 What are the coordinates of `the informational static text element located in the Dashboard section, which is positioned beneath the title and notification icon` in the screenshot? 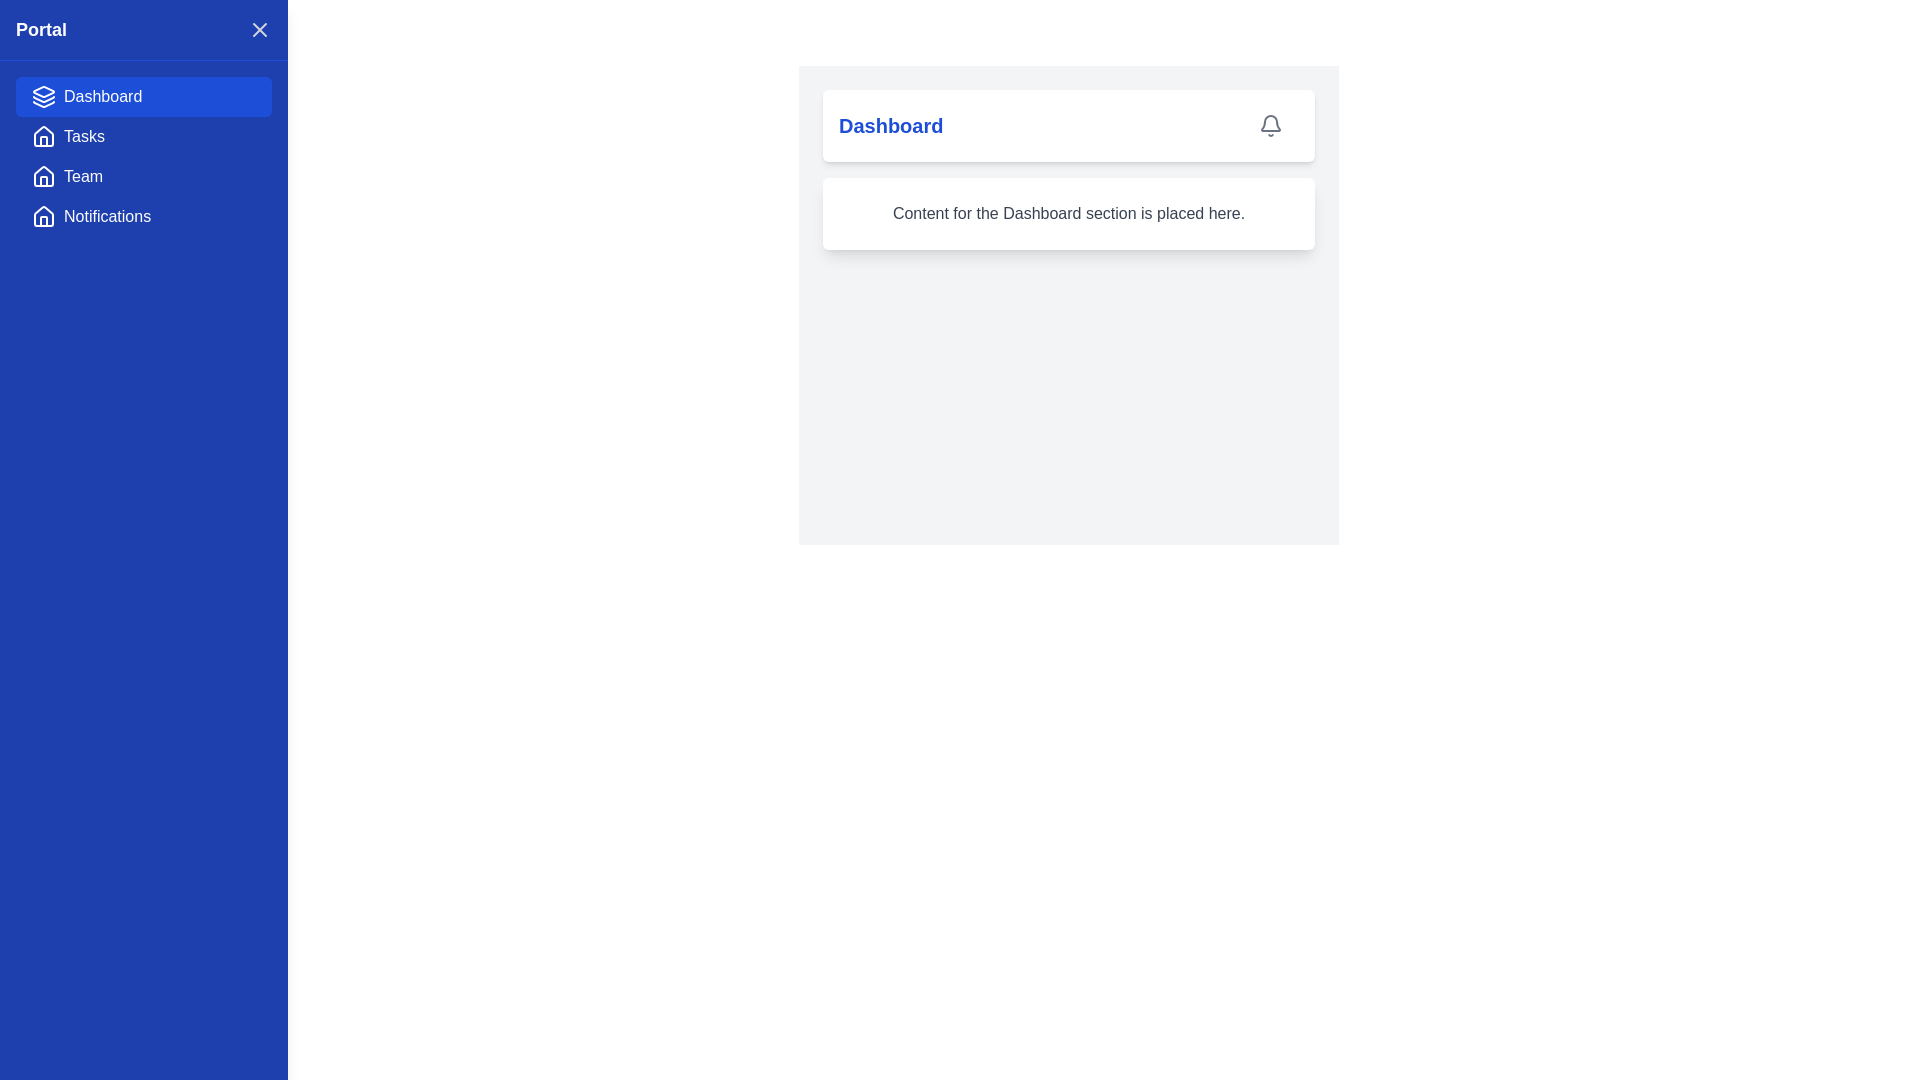 It's located at (1068, 213).